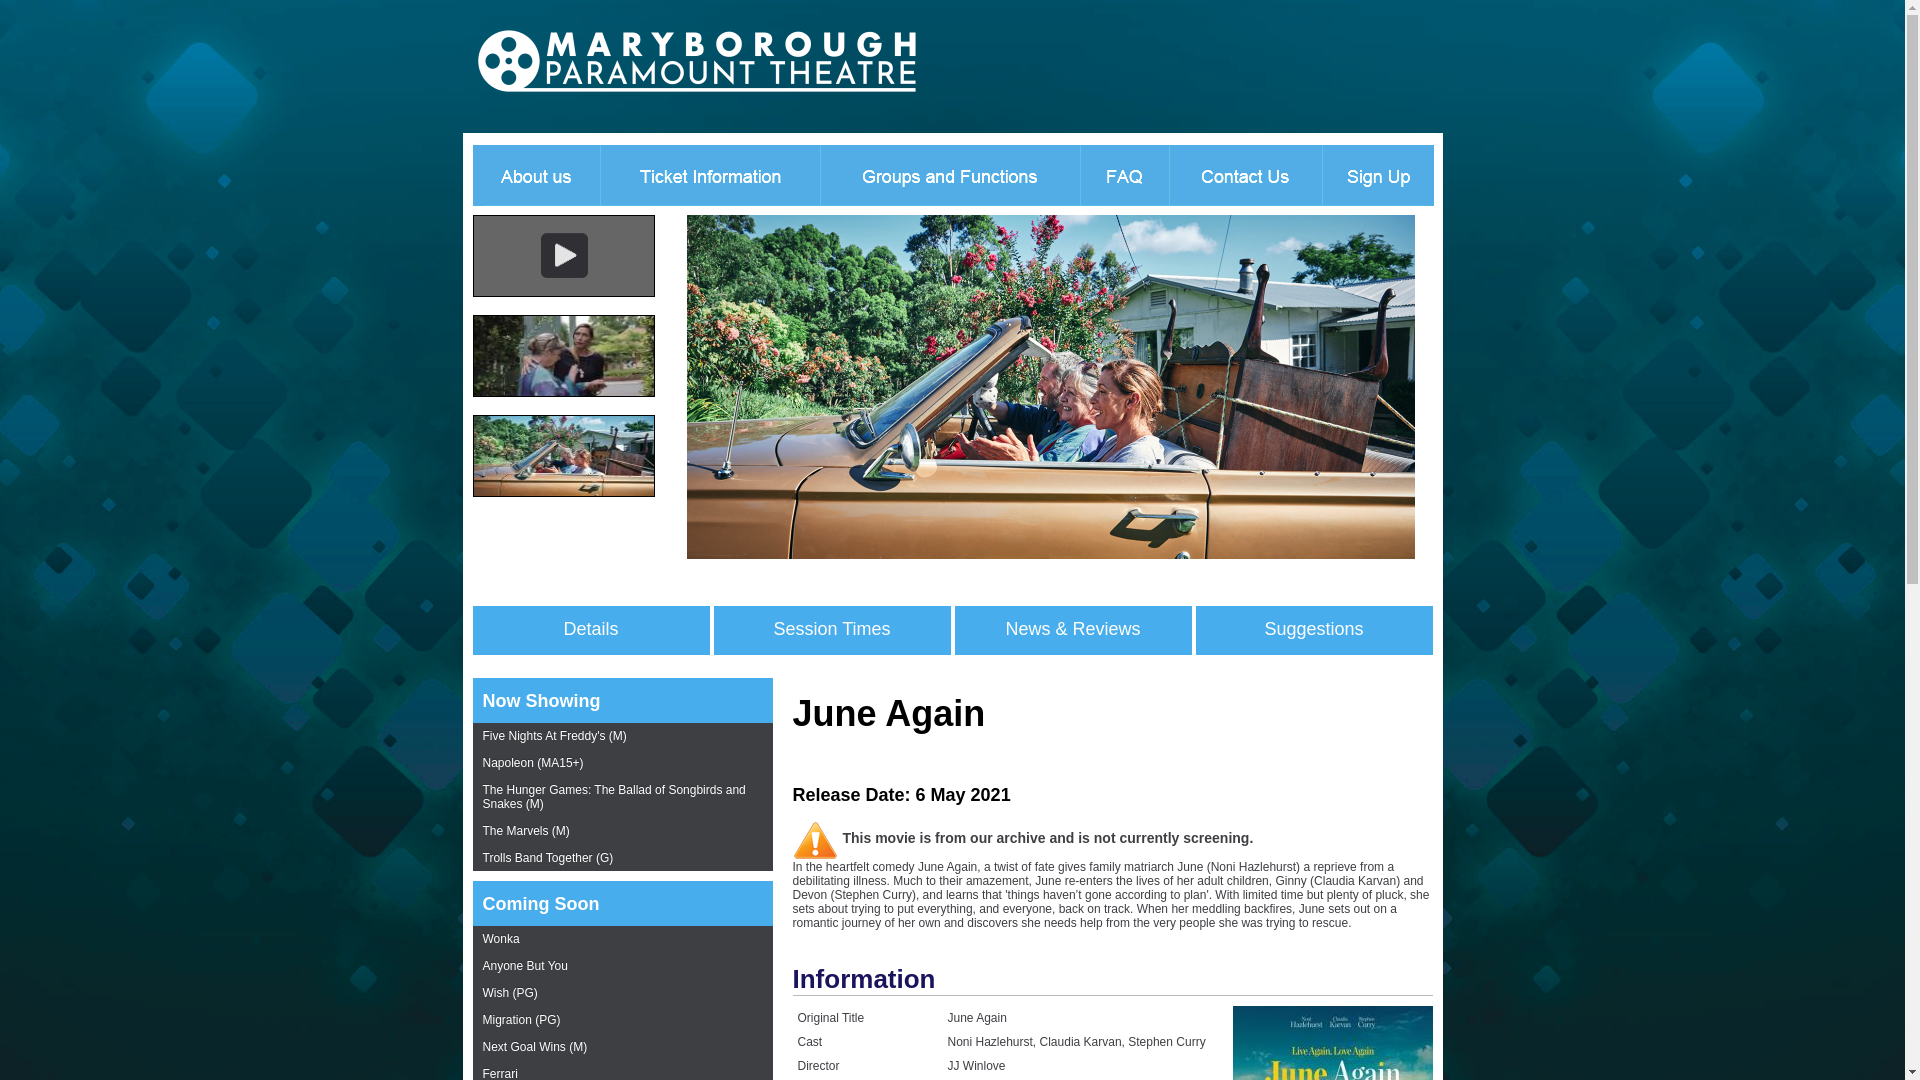  Describe the element at coordinates (621, 939) in the screenshot. I see `'Wonka'` at that location.